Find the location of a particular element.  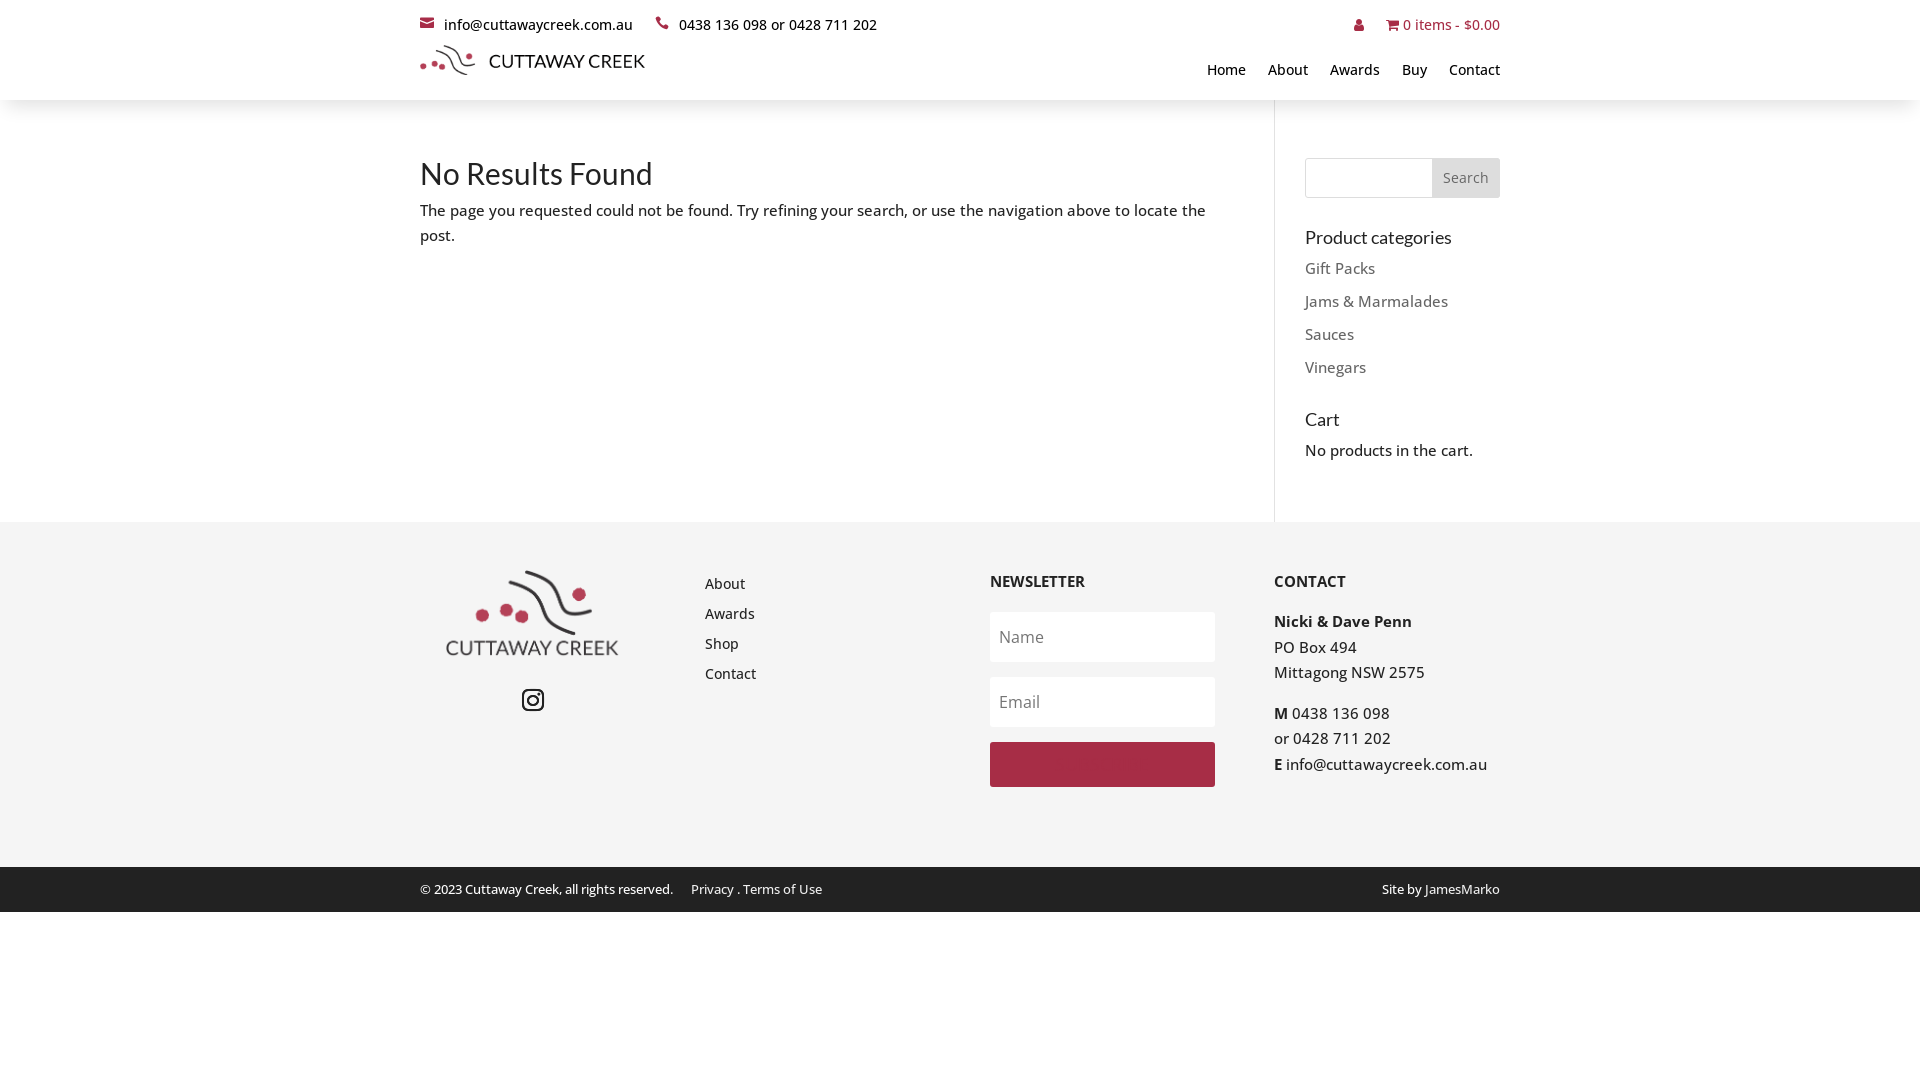

'Awards' is located at coordinates (728, 616).